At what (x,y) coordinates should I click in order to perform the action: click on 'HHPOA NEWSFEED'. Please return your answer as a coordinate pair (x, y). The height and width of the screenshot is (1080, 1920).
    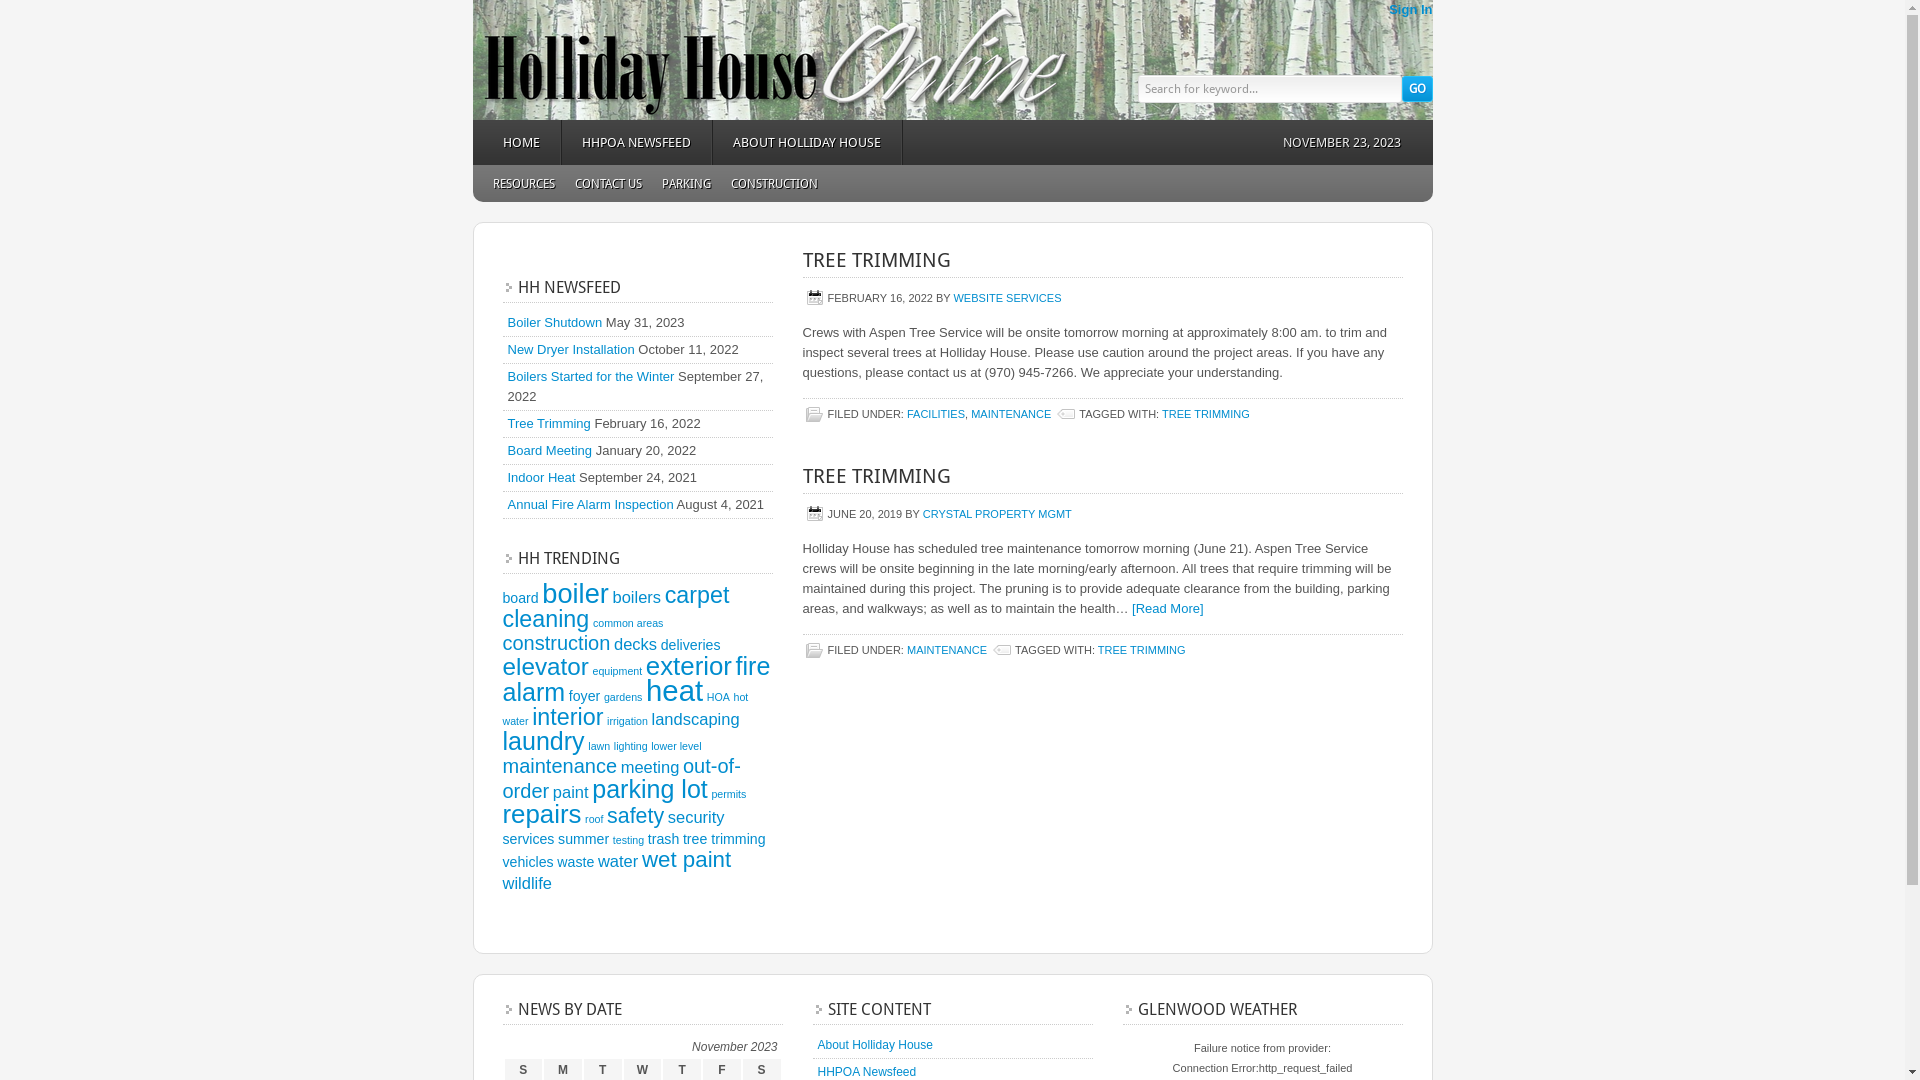
    Looking at the image, I should click on (560, 141).